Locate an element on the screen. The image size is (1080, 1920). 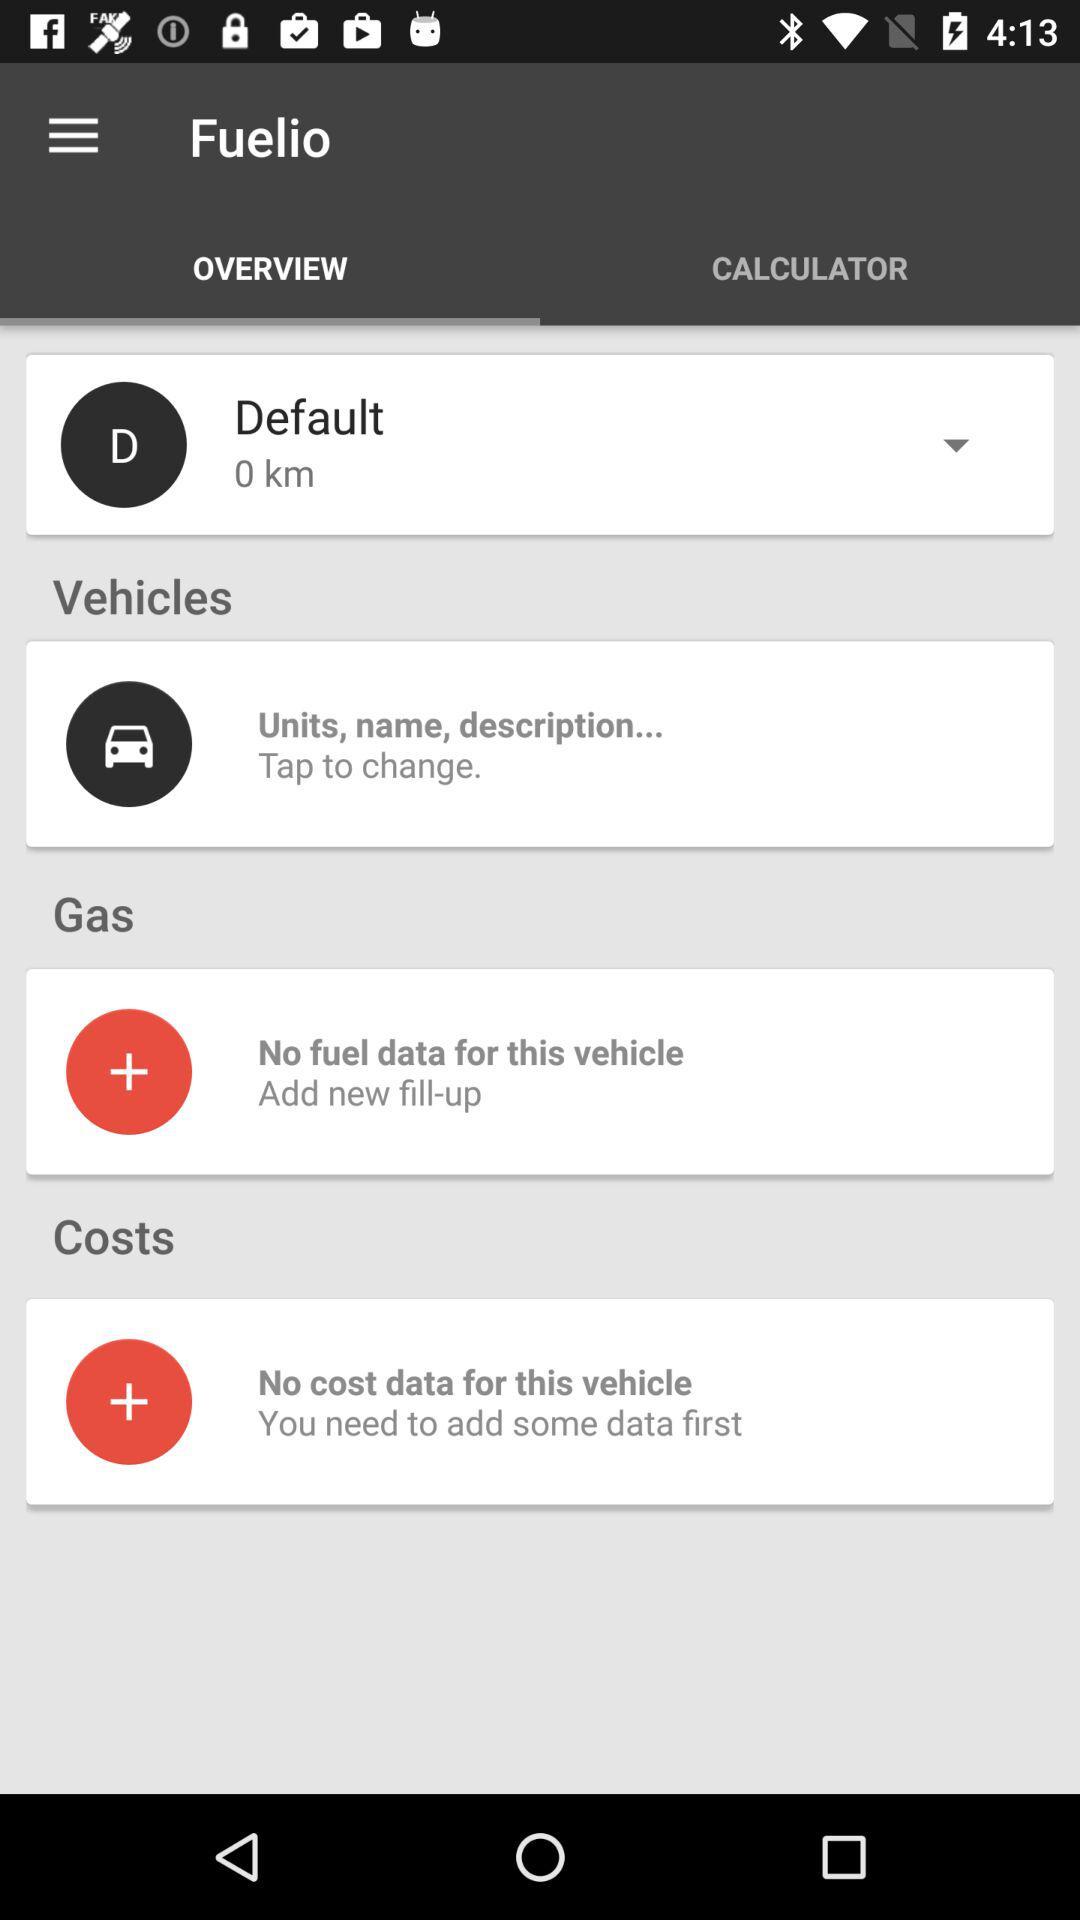
plus symbol below the costs is located at coordinates (128, 1400).